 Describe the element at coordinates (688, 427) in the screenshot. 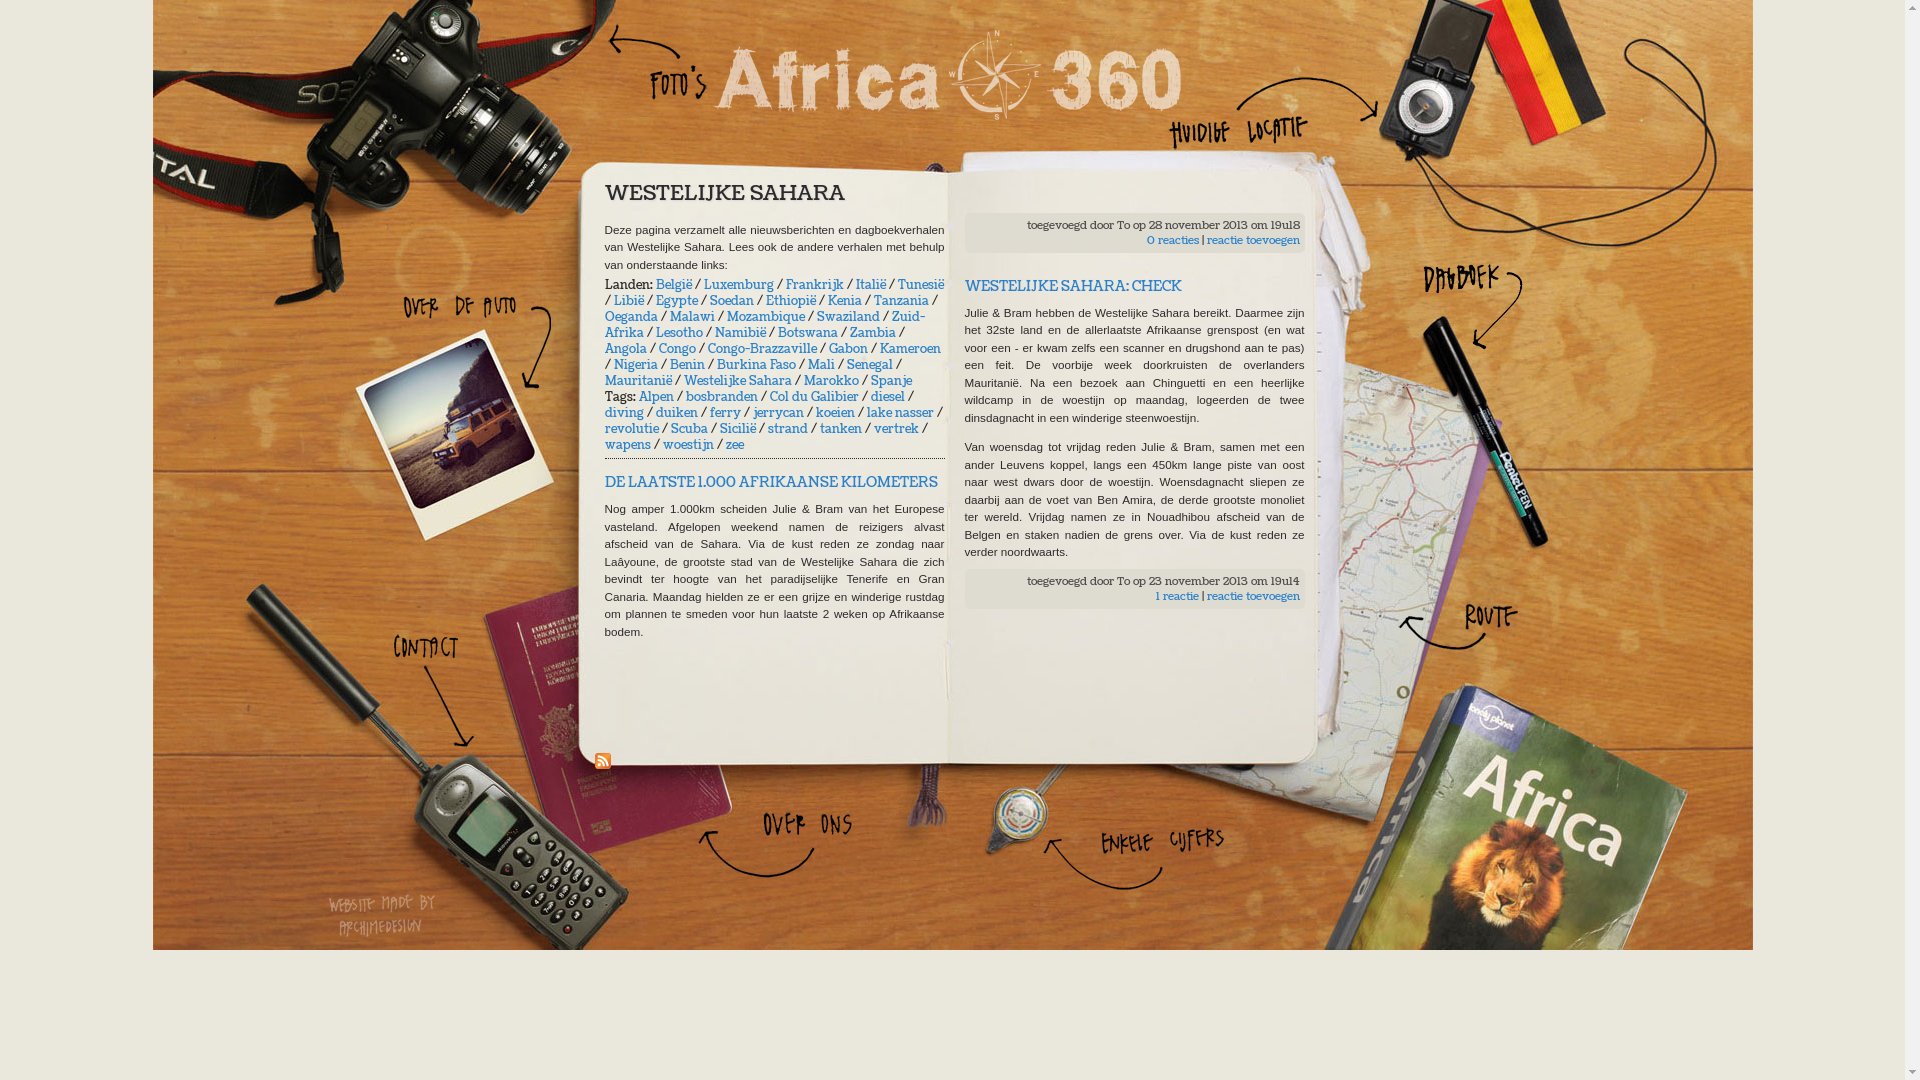

I see `'Scuba'` at that location.